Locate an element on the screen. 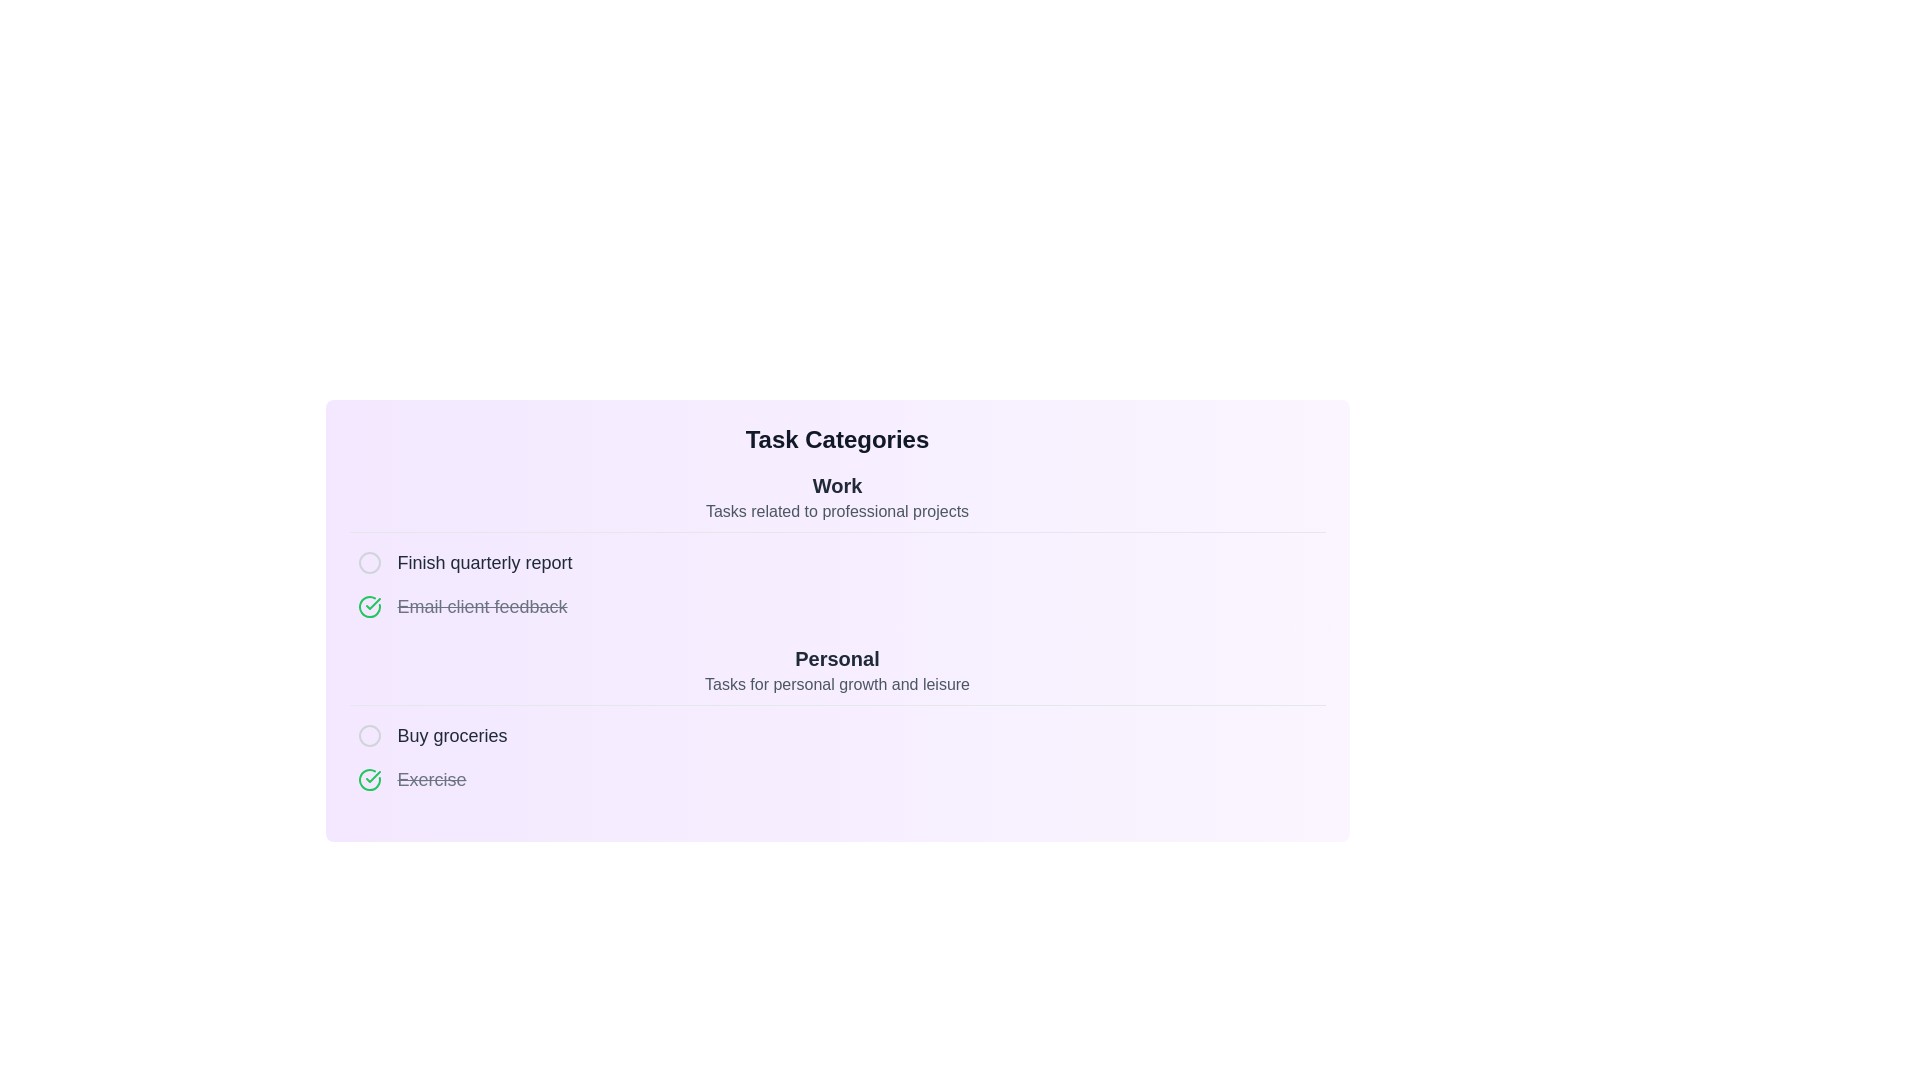 Image resolution: width=1920 pixels, height=1080 pixels. the subtitle text label that contains 'Tasks related to professional projects', which is styled in a smaller font and located directly beneath the bold title 'Work' in the 'Task Categories' section is located at coordinates (837, 511).